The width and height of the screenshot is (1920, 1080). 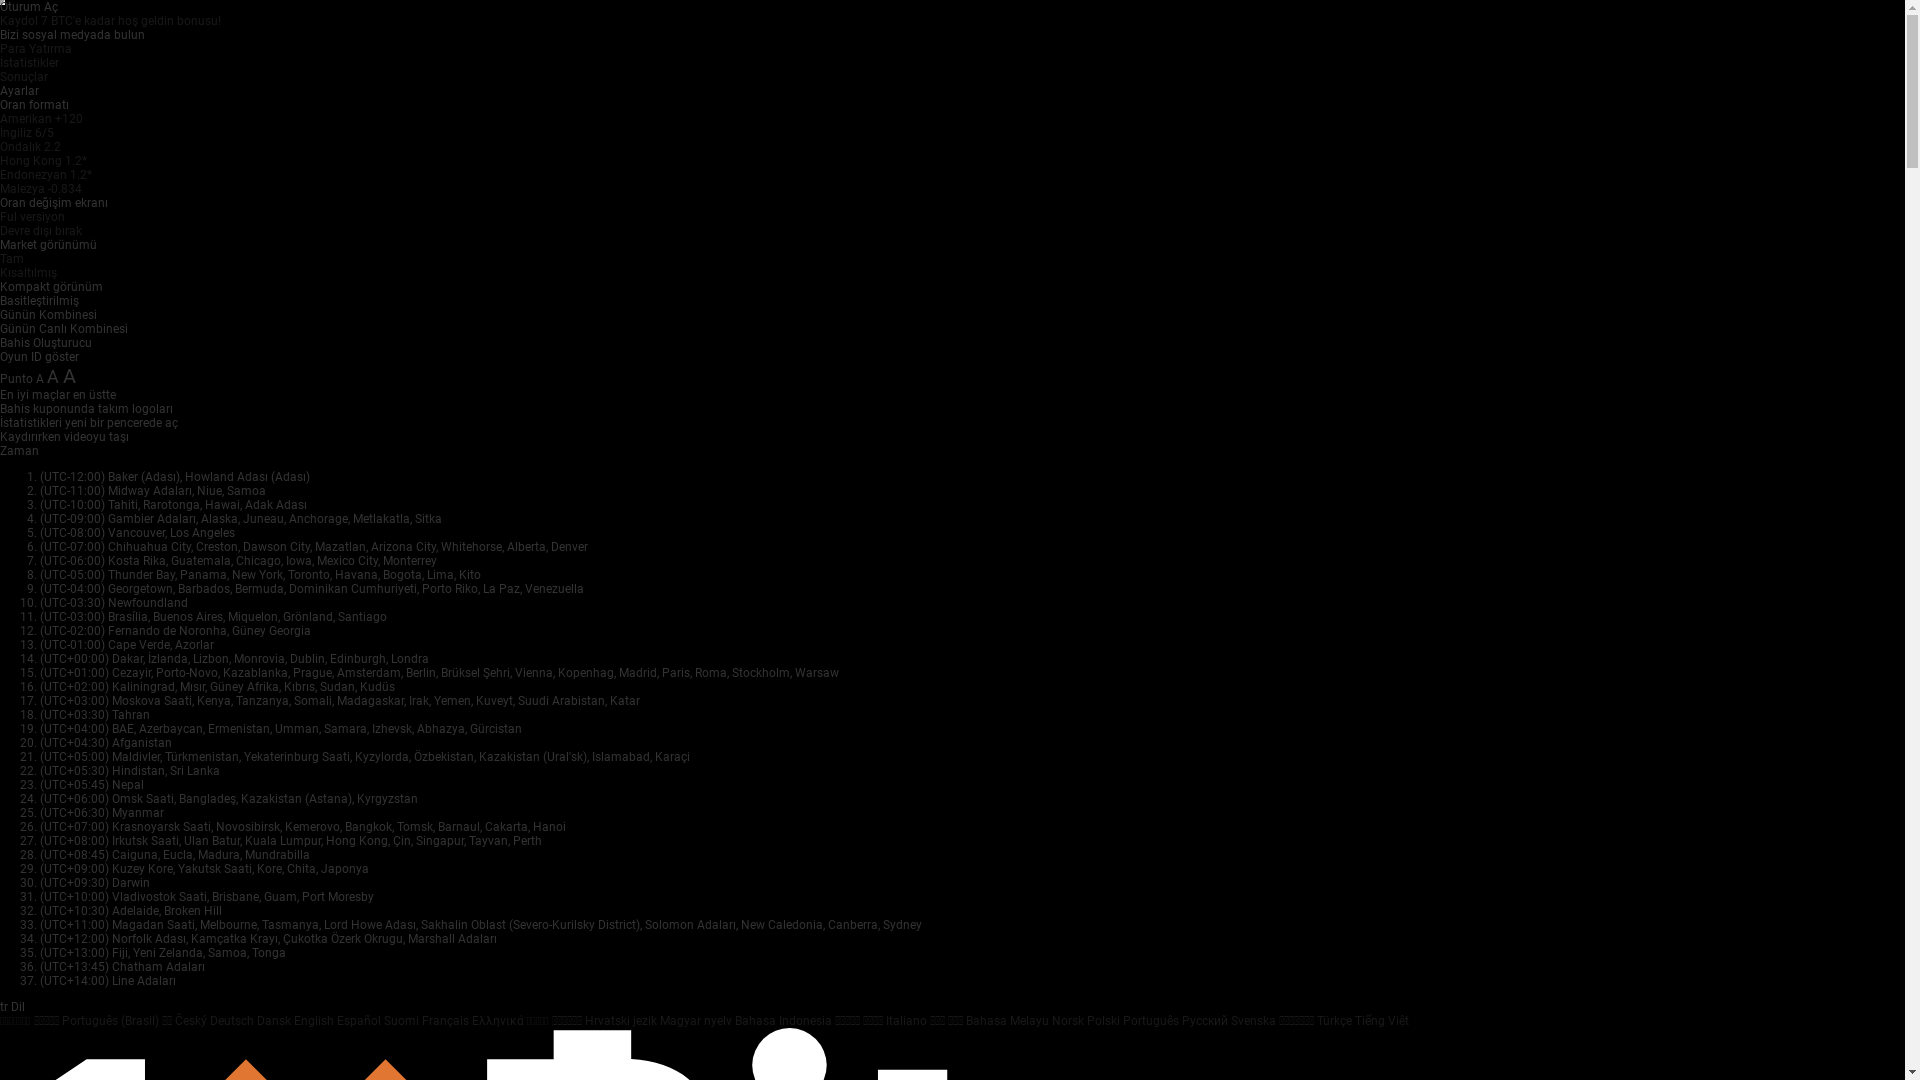 I want to click on 'Hong Kong 1.2*', so click(x=43, y=160).